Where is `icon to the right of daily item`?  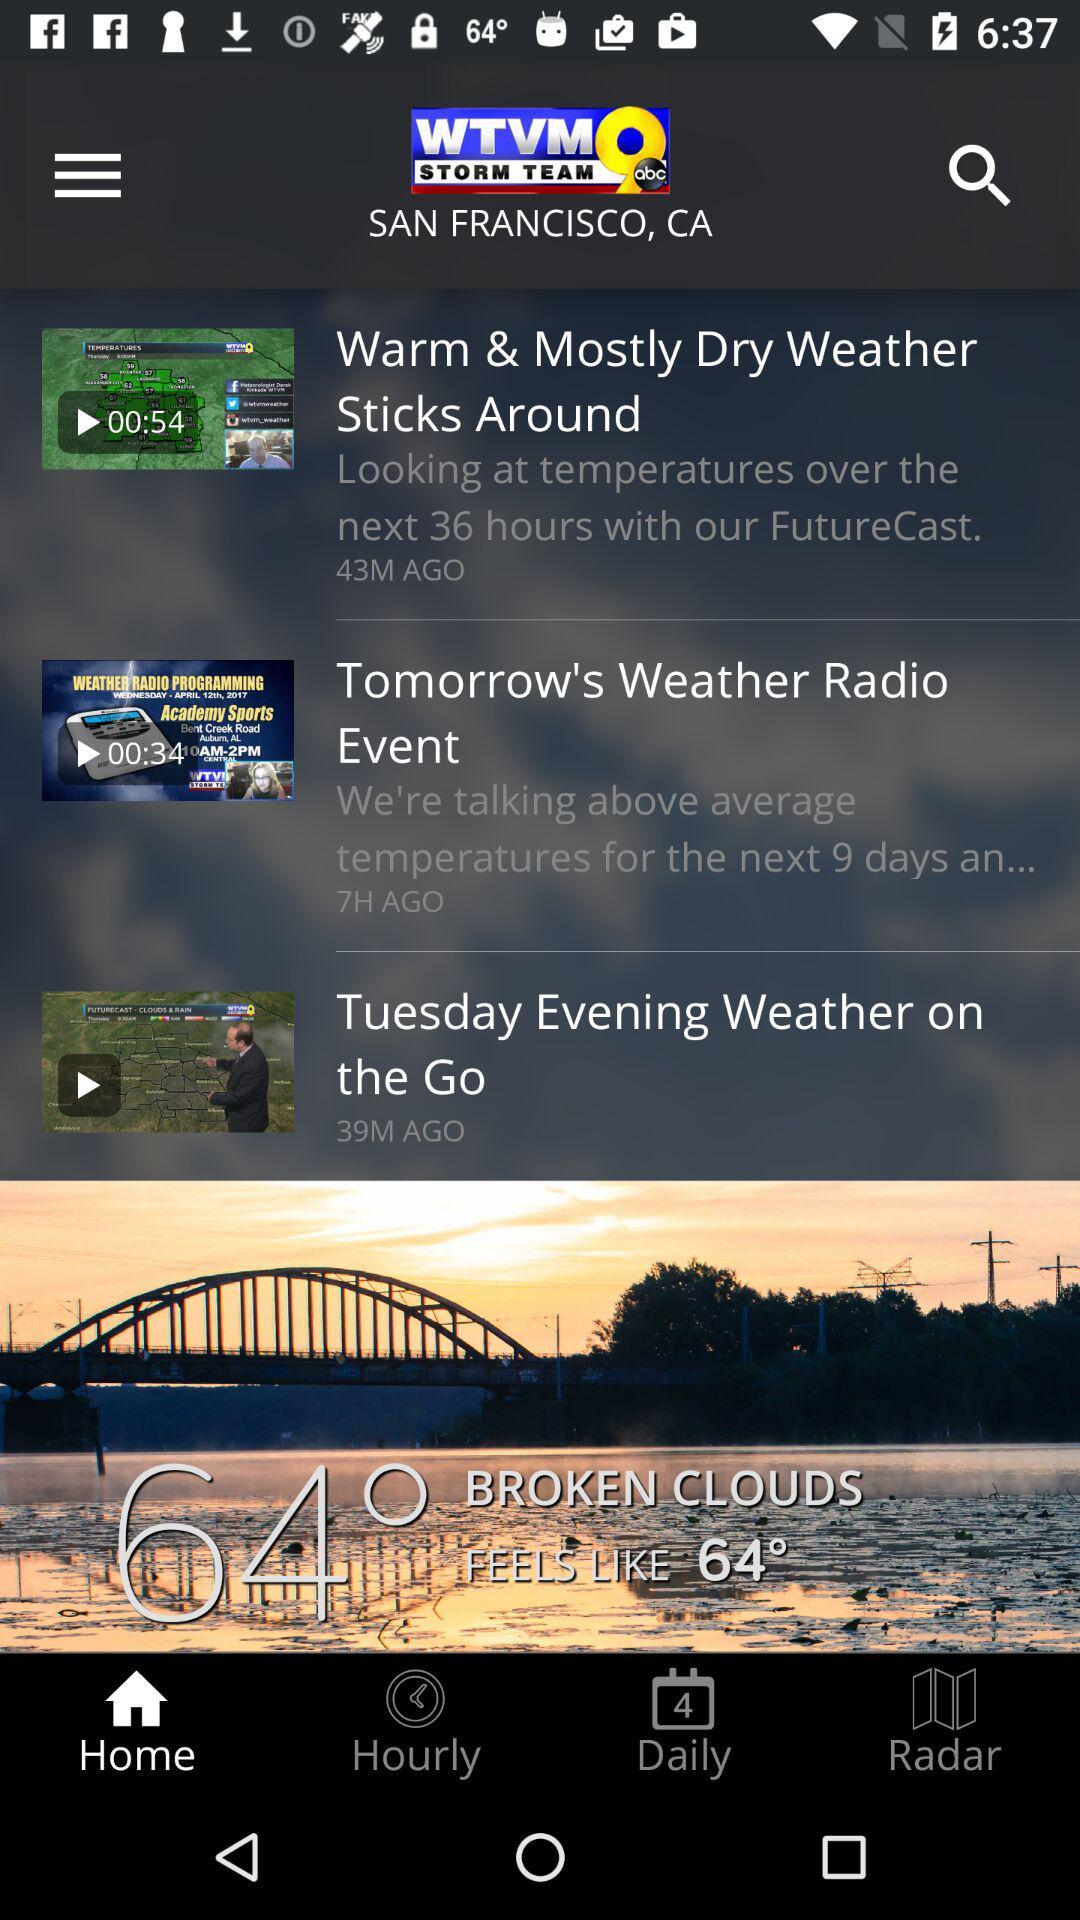
icon to the right of daily item is located at coordinates (944, 1722).